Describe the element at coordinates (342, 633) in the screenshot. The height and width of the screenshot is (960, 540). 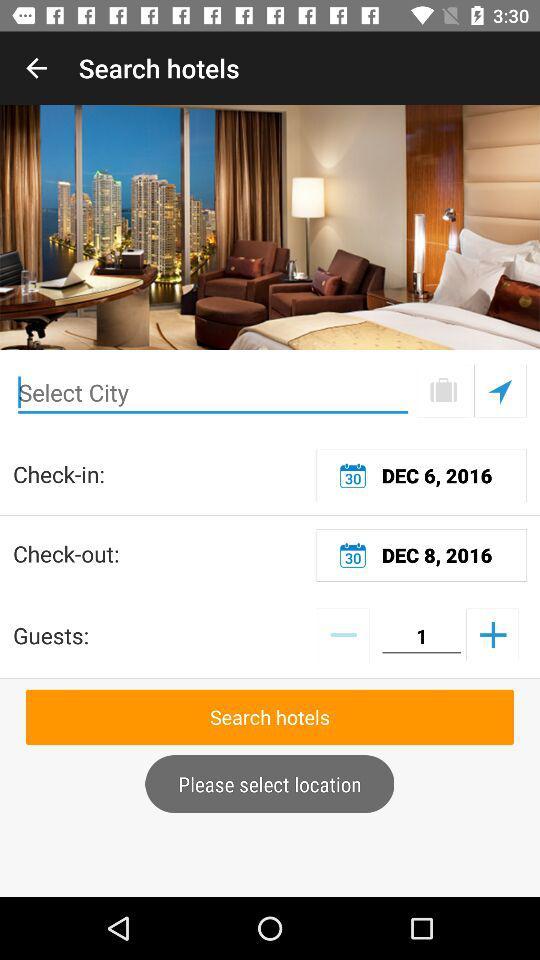
I see `the minus icon` at that location.